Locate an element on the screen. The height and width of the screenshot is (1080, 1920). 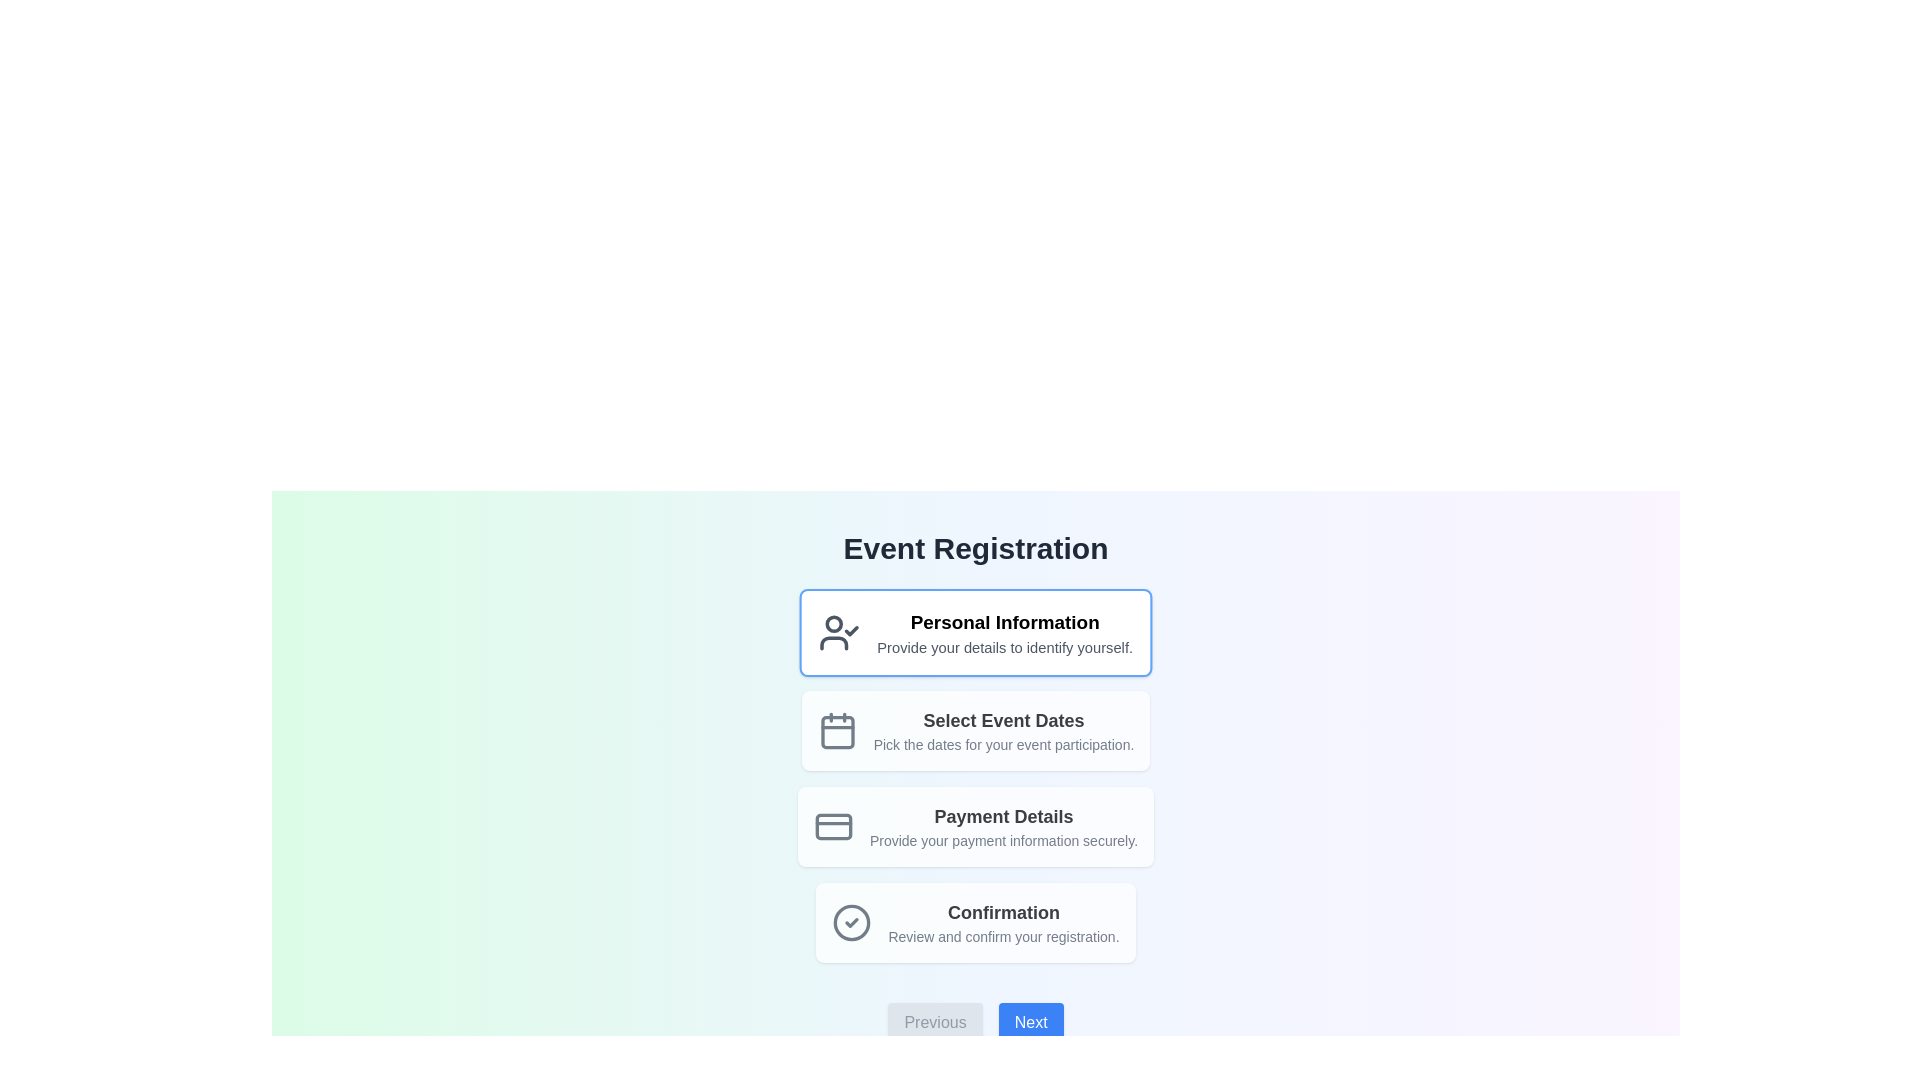
the credit card icon within the 'Payment Details' card, which is the first component of the third interactive card in a vertical sequence is located at coordinates (833, 826).